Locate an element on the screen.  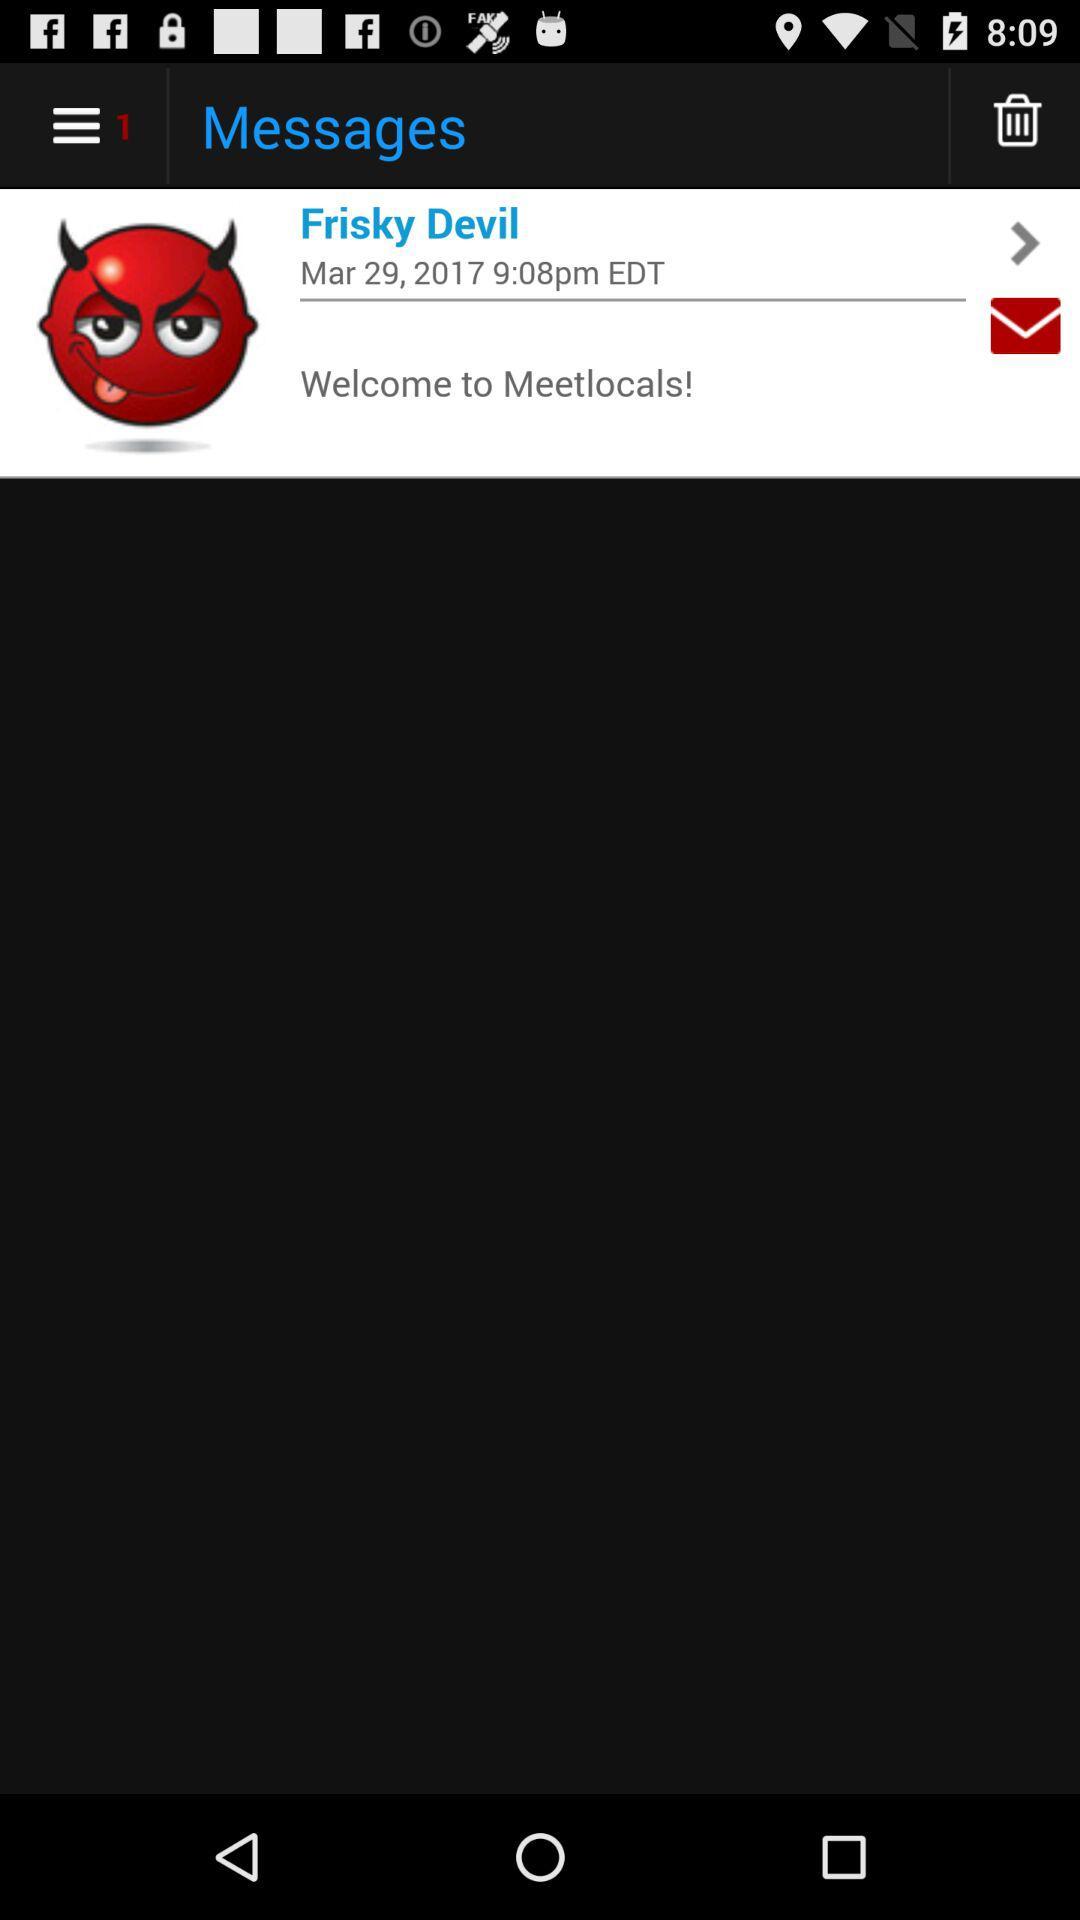
the welcome to meetlocals icon is located at coordinates (632, 381).